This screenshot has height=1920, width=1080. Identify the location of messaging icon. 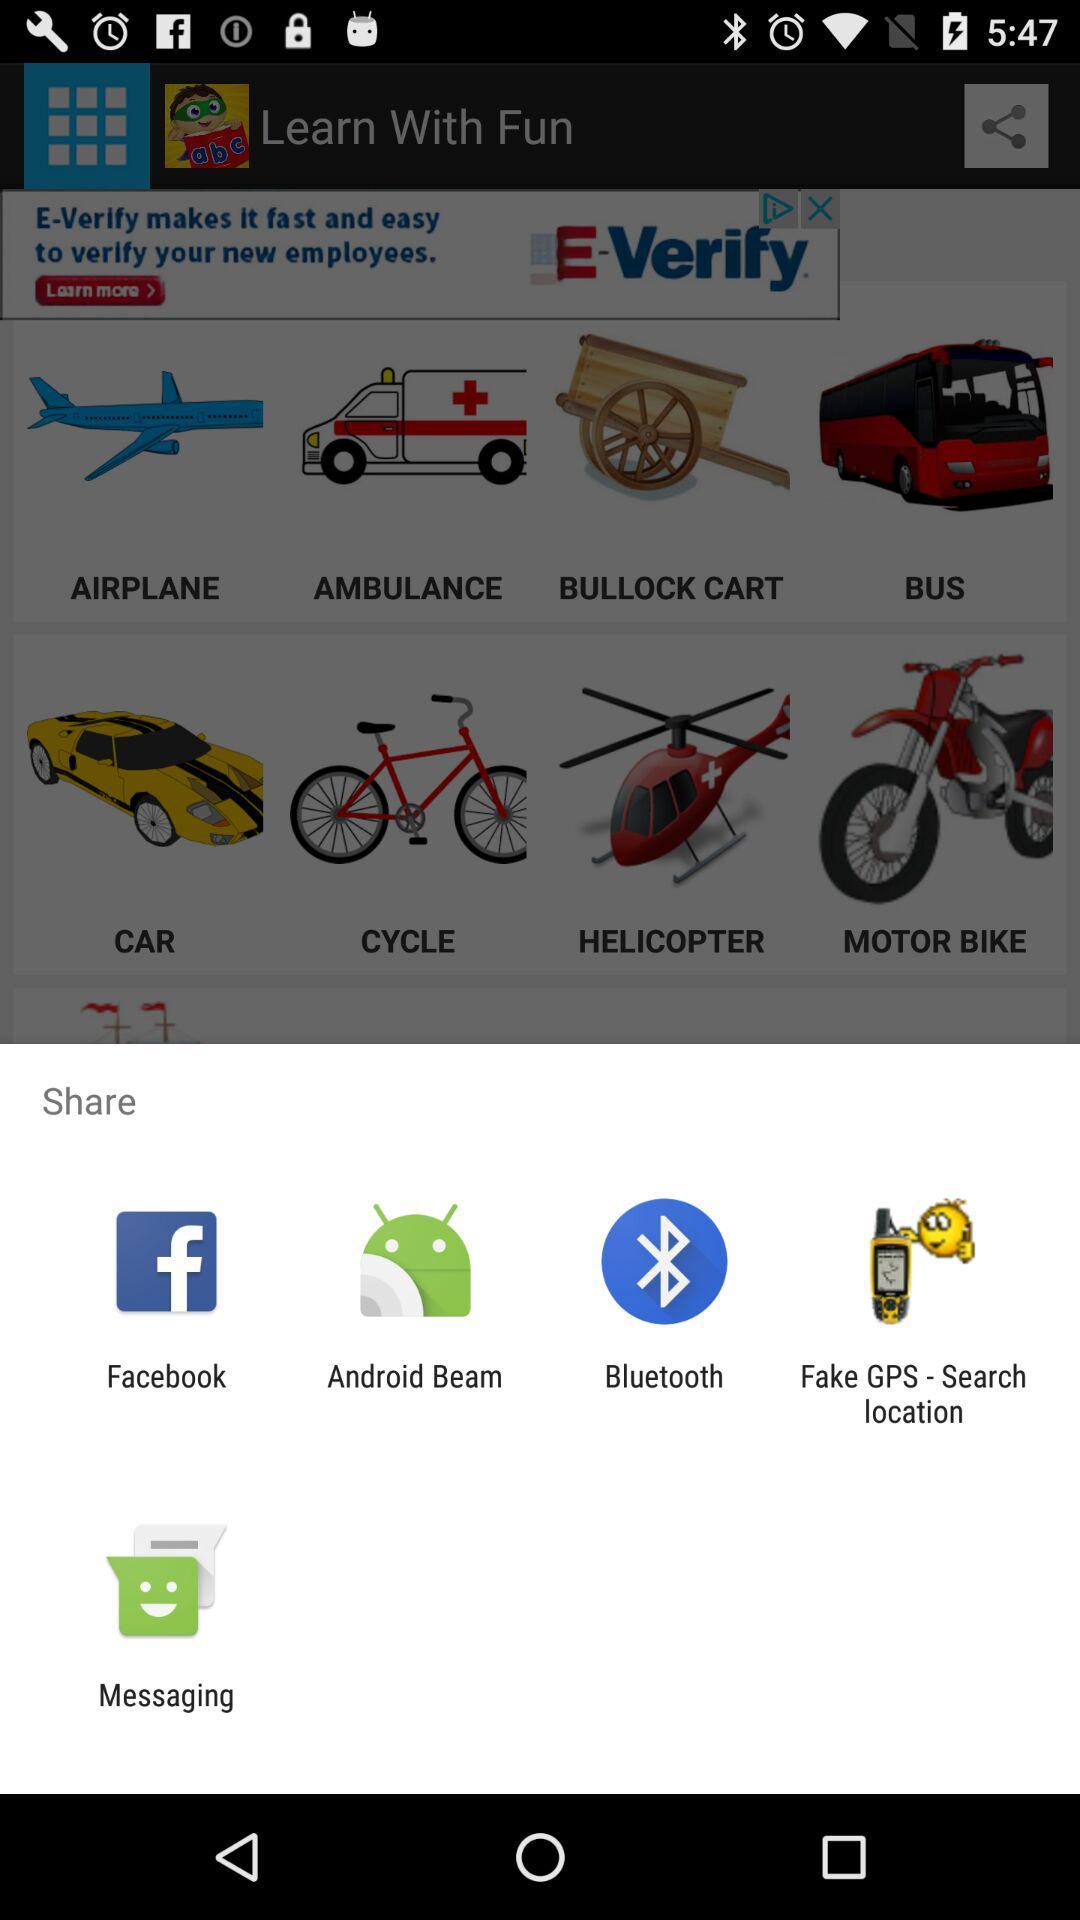
(165, 1711).